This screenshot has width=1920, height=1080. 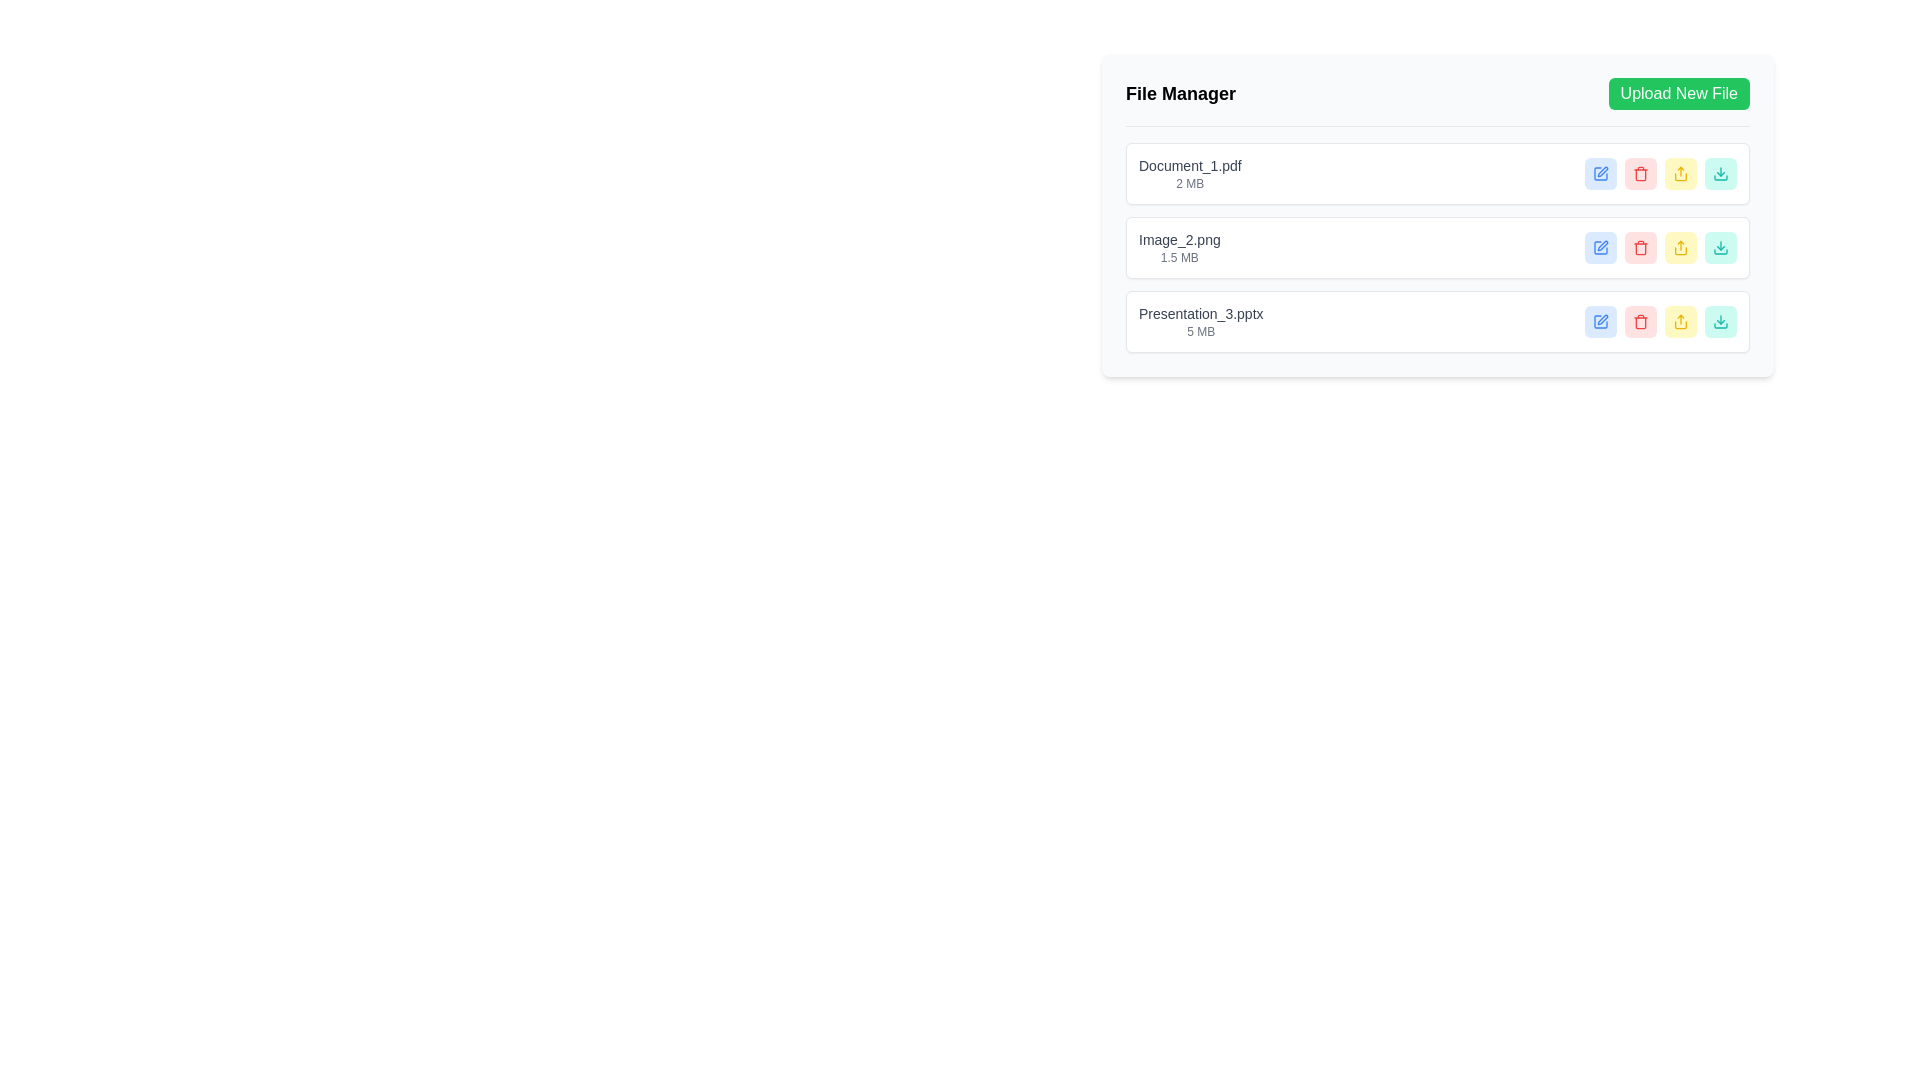 I want to click on the download icon button, which is a small downward arrow icon located at the far right of the file list interface in the last section of the 'Presentation_3.pptx' row, within a teal-colored circular background, so click(x=1720, y=172).